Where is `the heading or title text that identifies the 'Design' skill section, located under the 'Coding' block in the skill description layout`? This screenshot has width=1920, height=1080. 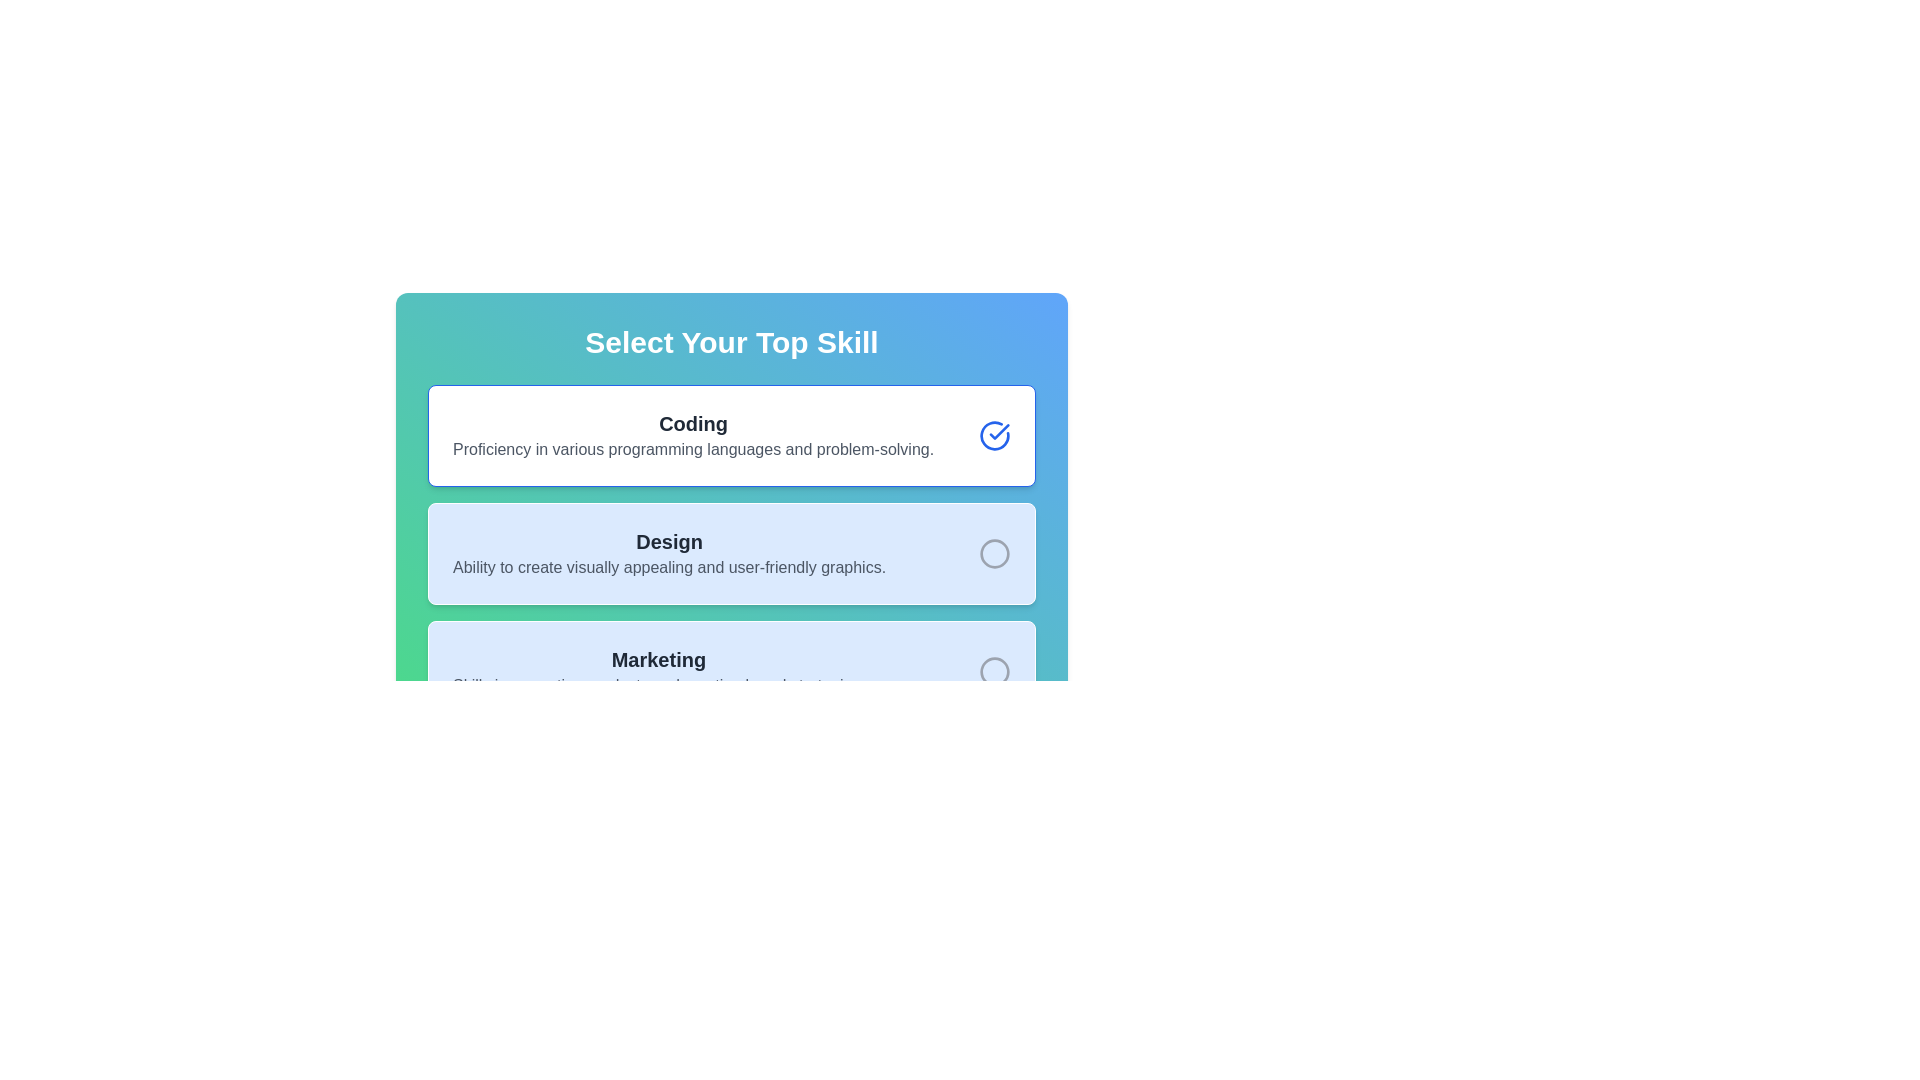
the heading or title text that identifies the 'Design' skill section, located under the 'Coding' block in the skill description layout is located at coordinates (669, 542).